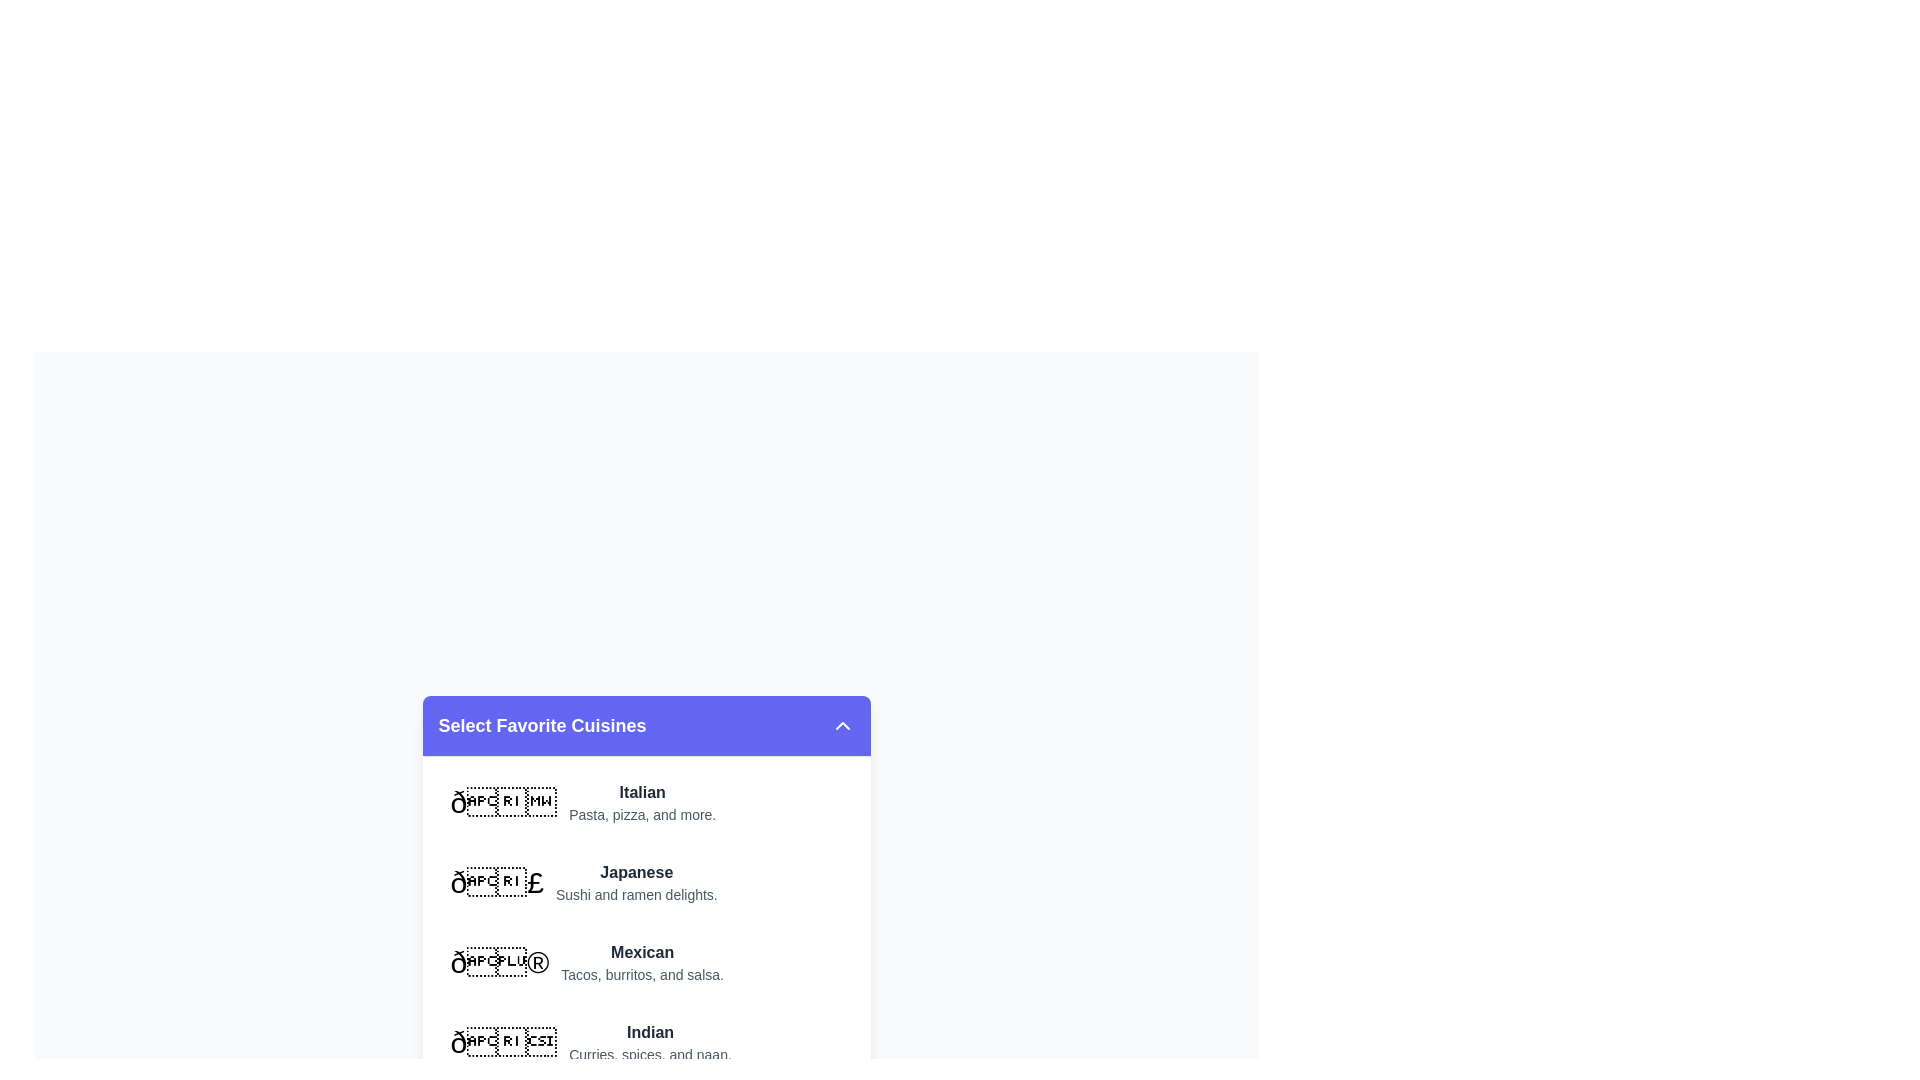 The width and height of the screenshot is (1920, 1080). What do you see at coordinates (642, 961) in the screenshot?
I see `the text display element titled 'Mexican' which is the third entry in the 'Select Favorite Cuisines' menu, displaying the description 'Tacos, burritos, and salsa.'` at bounding box center [642, 961].